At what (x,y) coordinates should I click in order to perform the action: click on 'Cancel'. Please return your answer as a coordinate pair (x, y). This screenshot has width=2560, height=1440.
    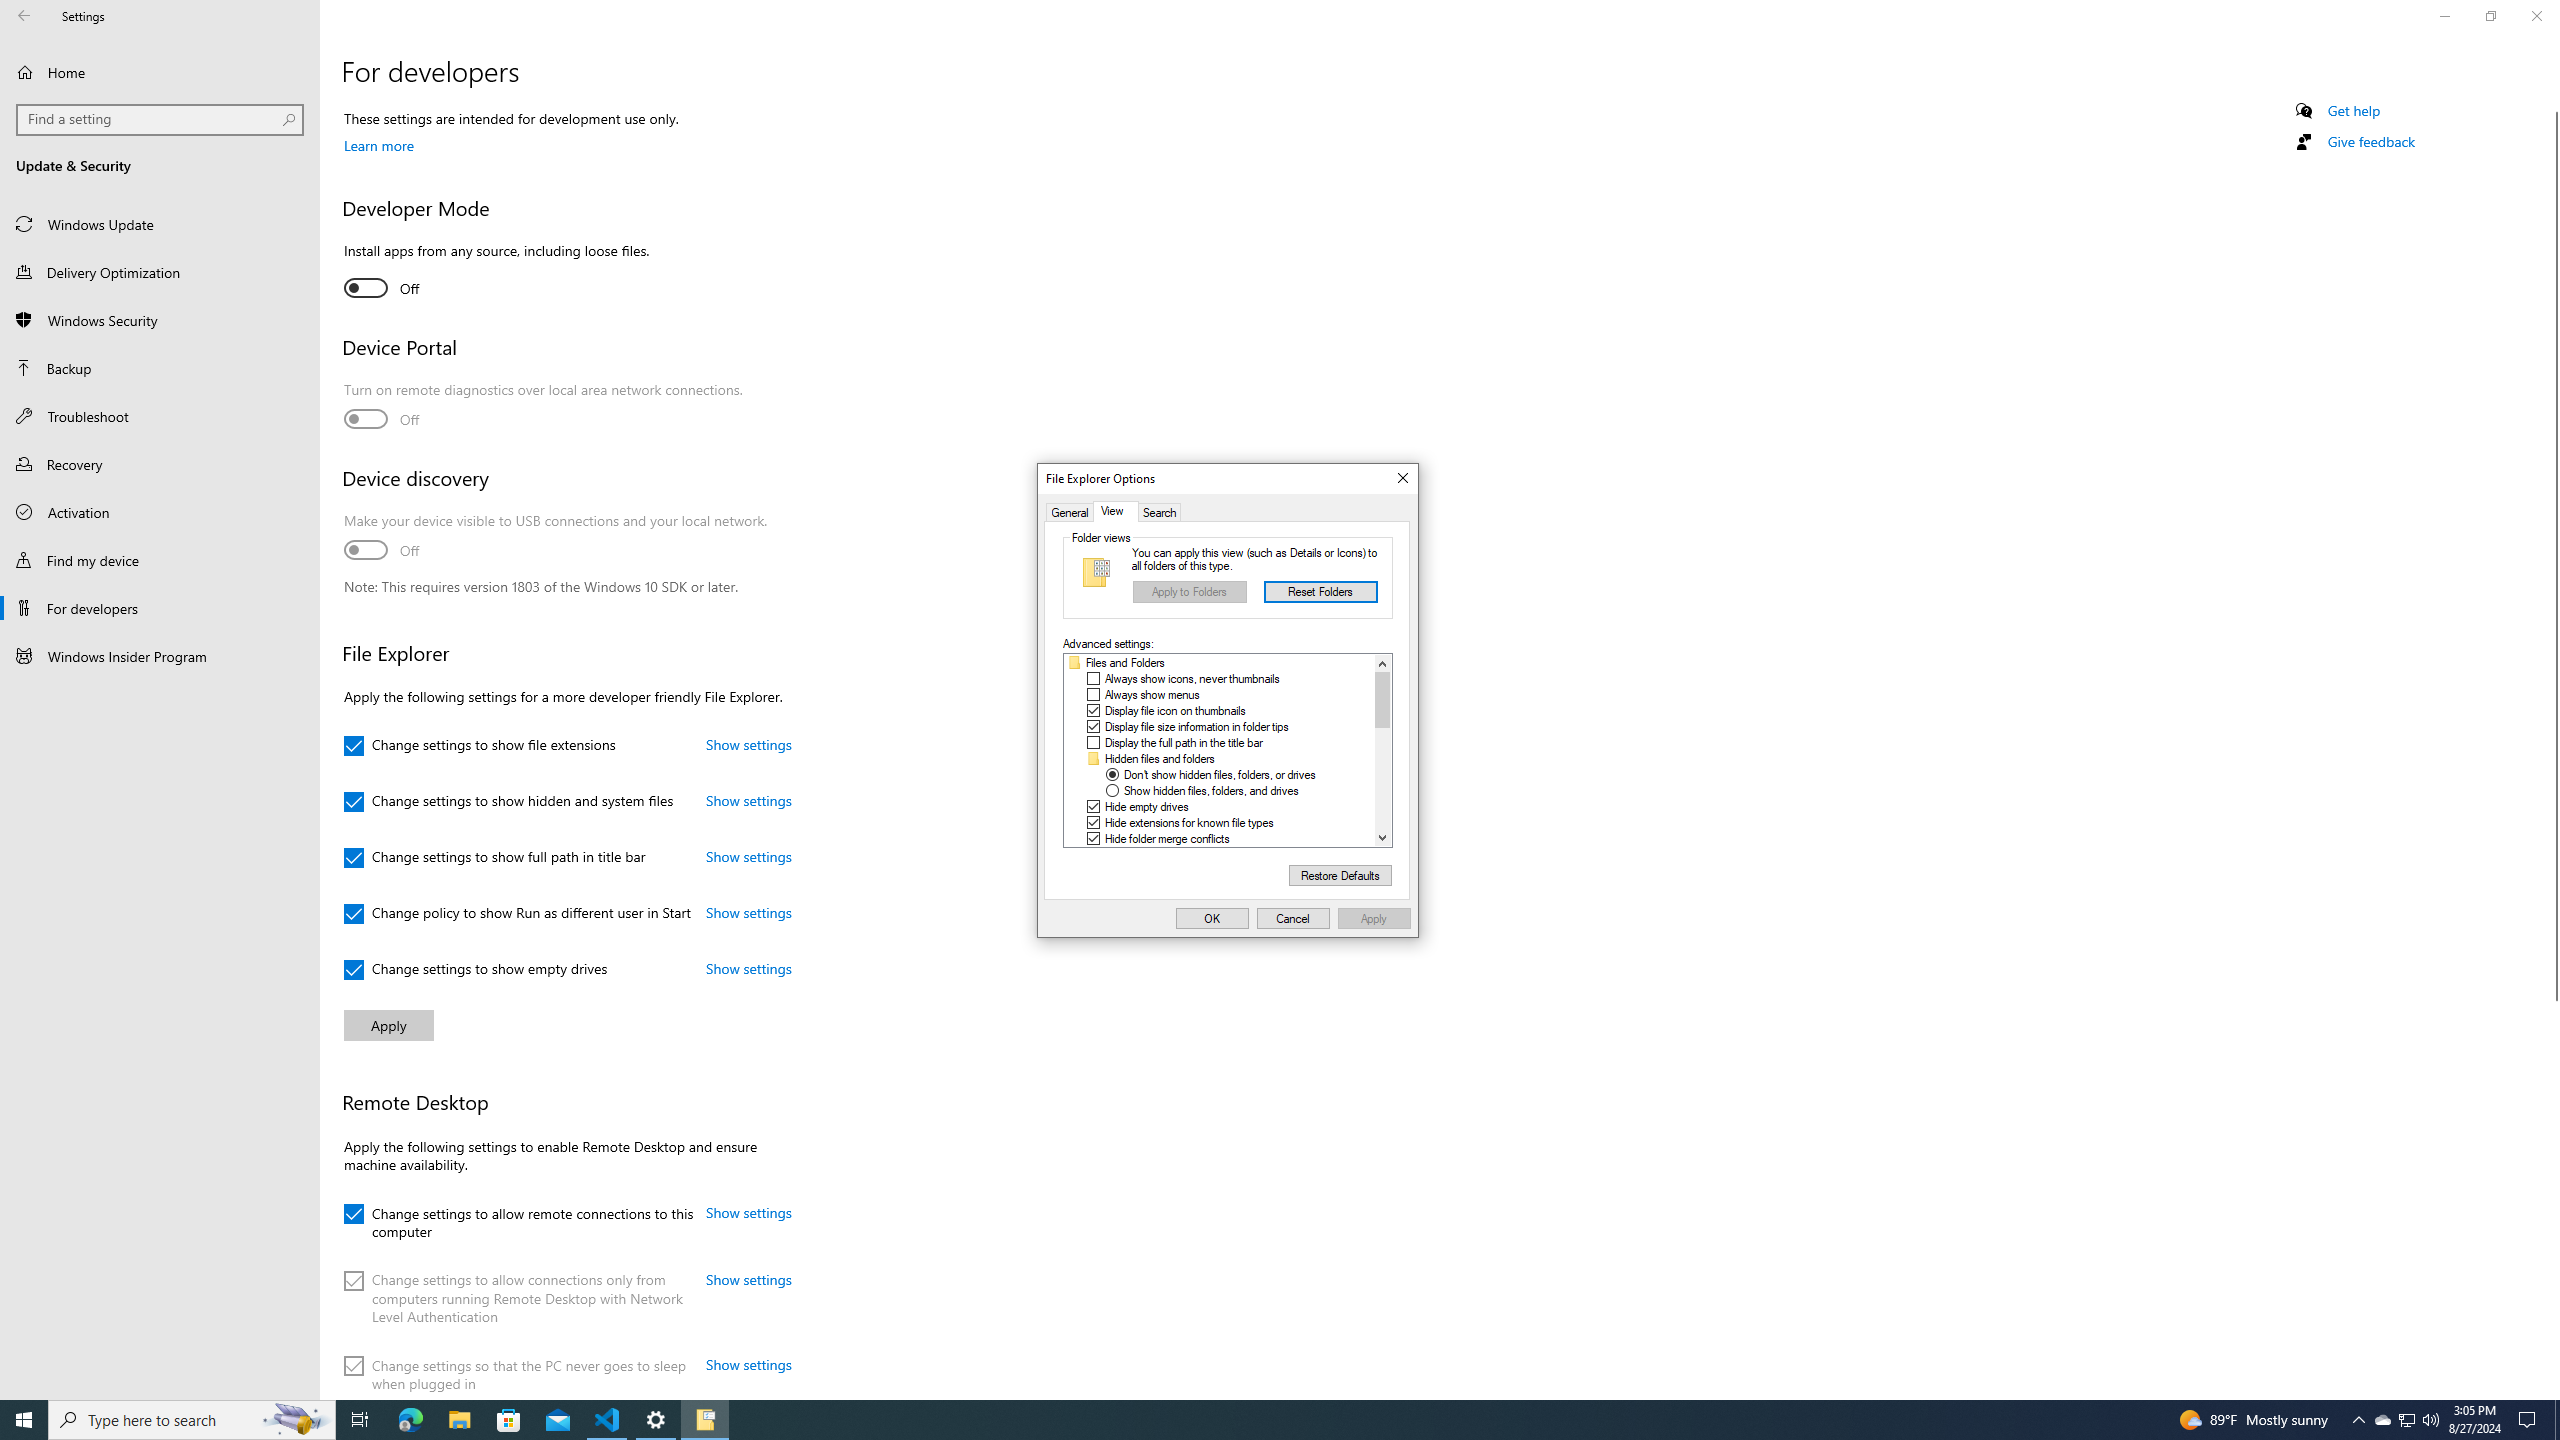
    Looking at the image, I should click on (1293, 918).